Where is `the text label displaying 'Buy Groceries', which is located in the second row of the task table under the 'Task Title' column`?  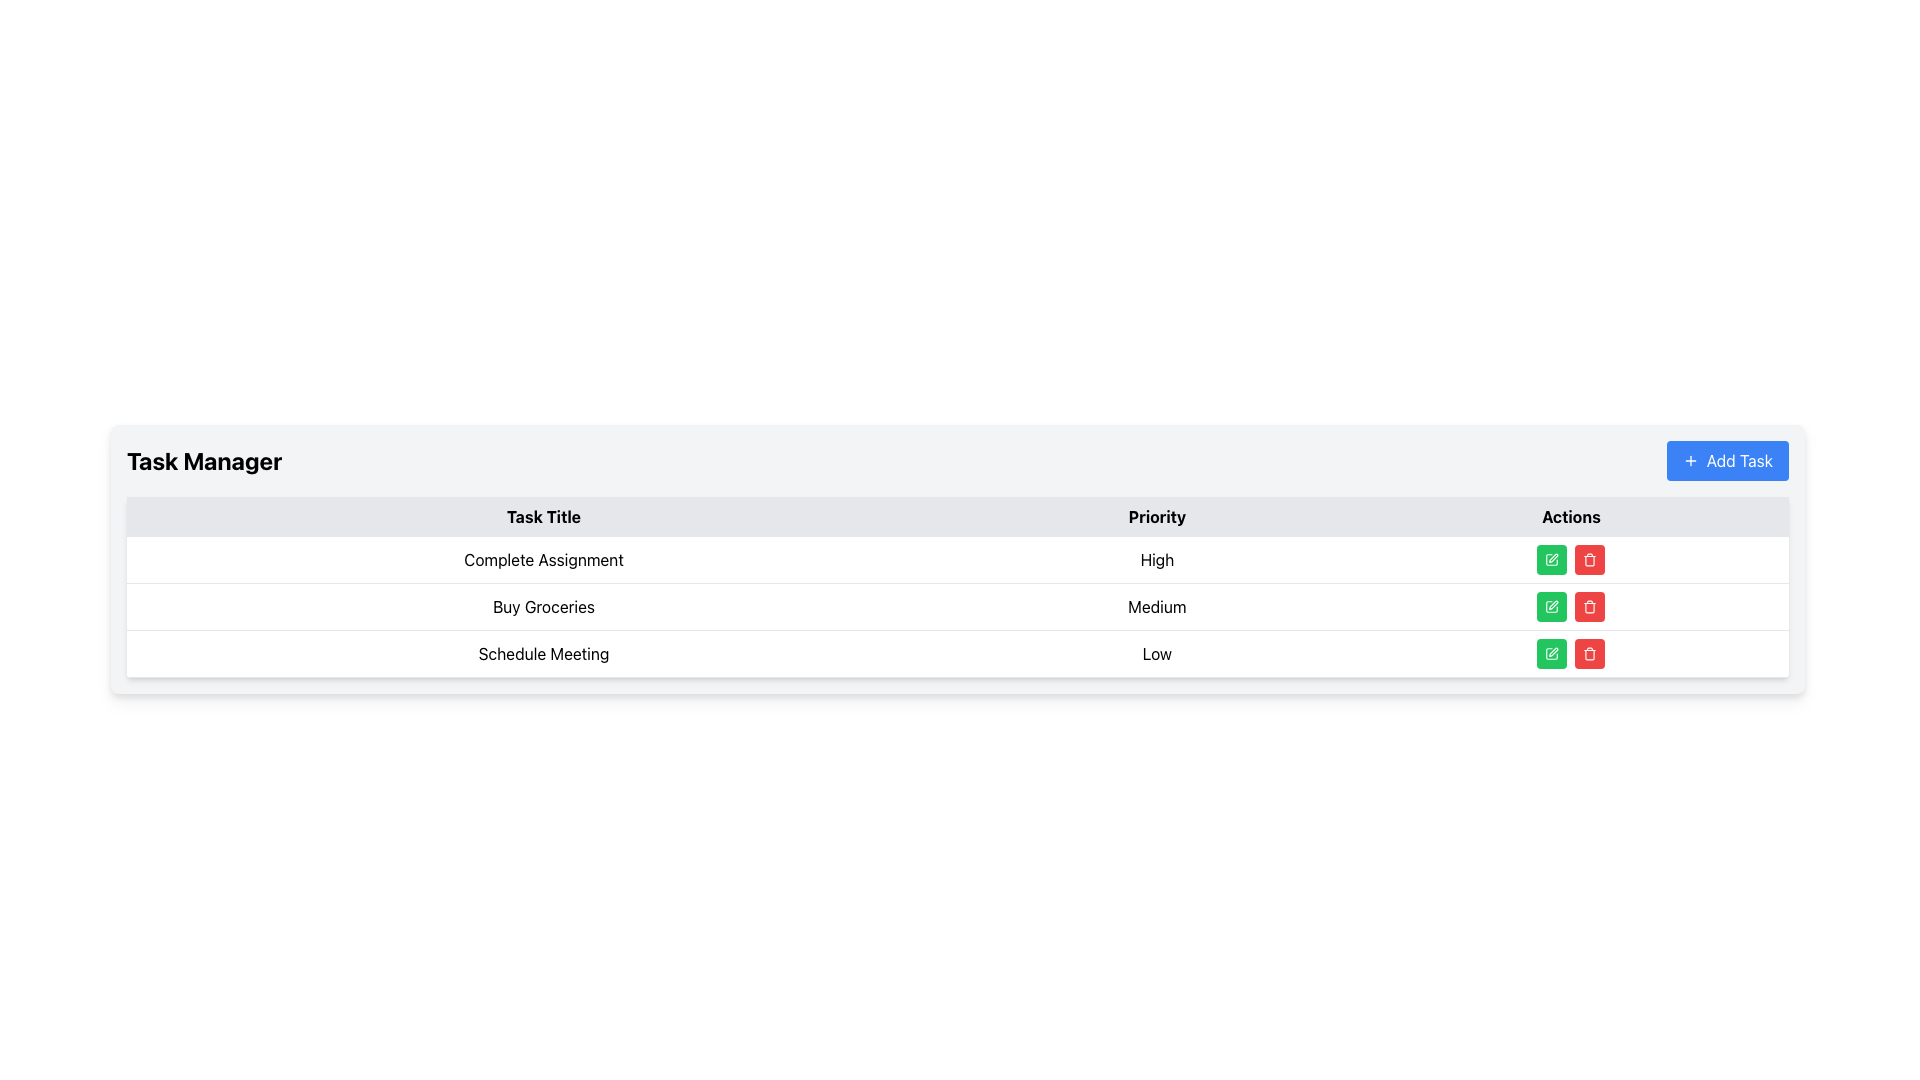 the text label displaying 'Buy Groceries', which is located in the second row of the task table under the 'Task Title' column is located at coordinates (543, 605).